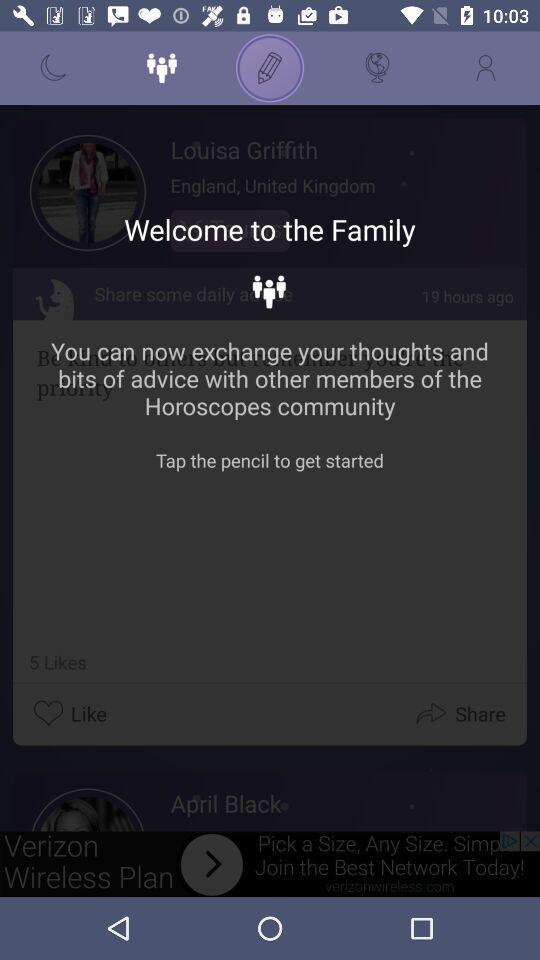 The height and width of the screenshot is (960, 540). I want to click on the edit icon, so click(270, 68).